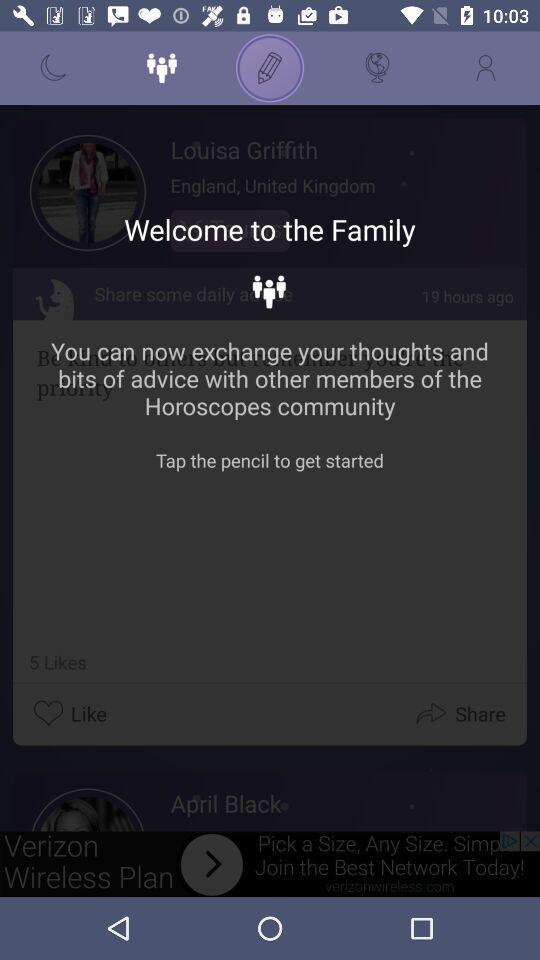 The height and width of the screenshot is (960, 540). I want to click on the edit icon, so click(270, 68).